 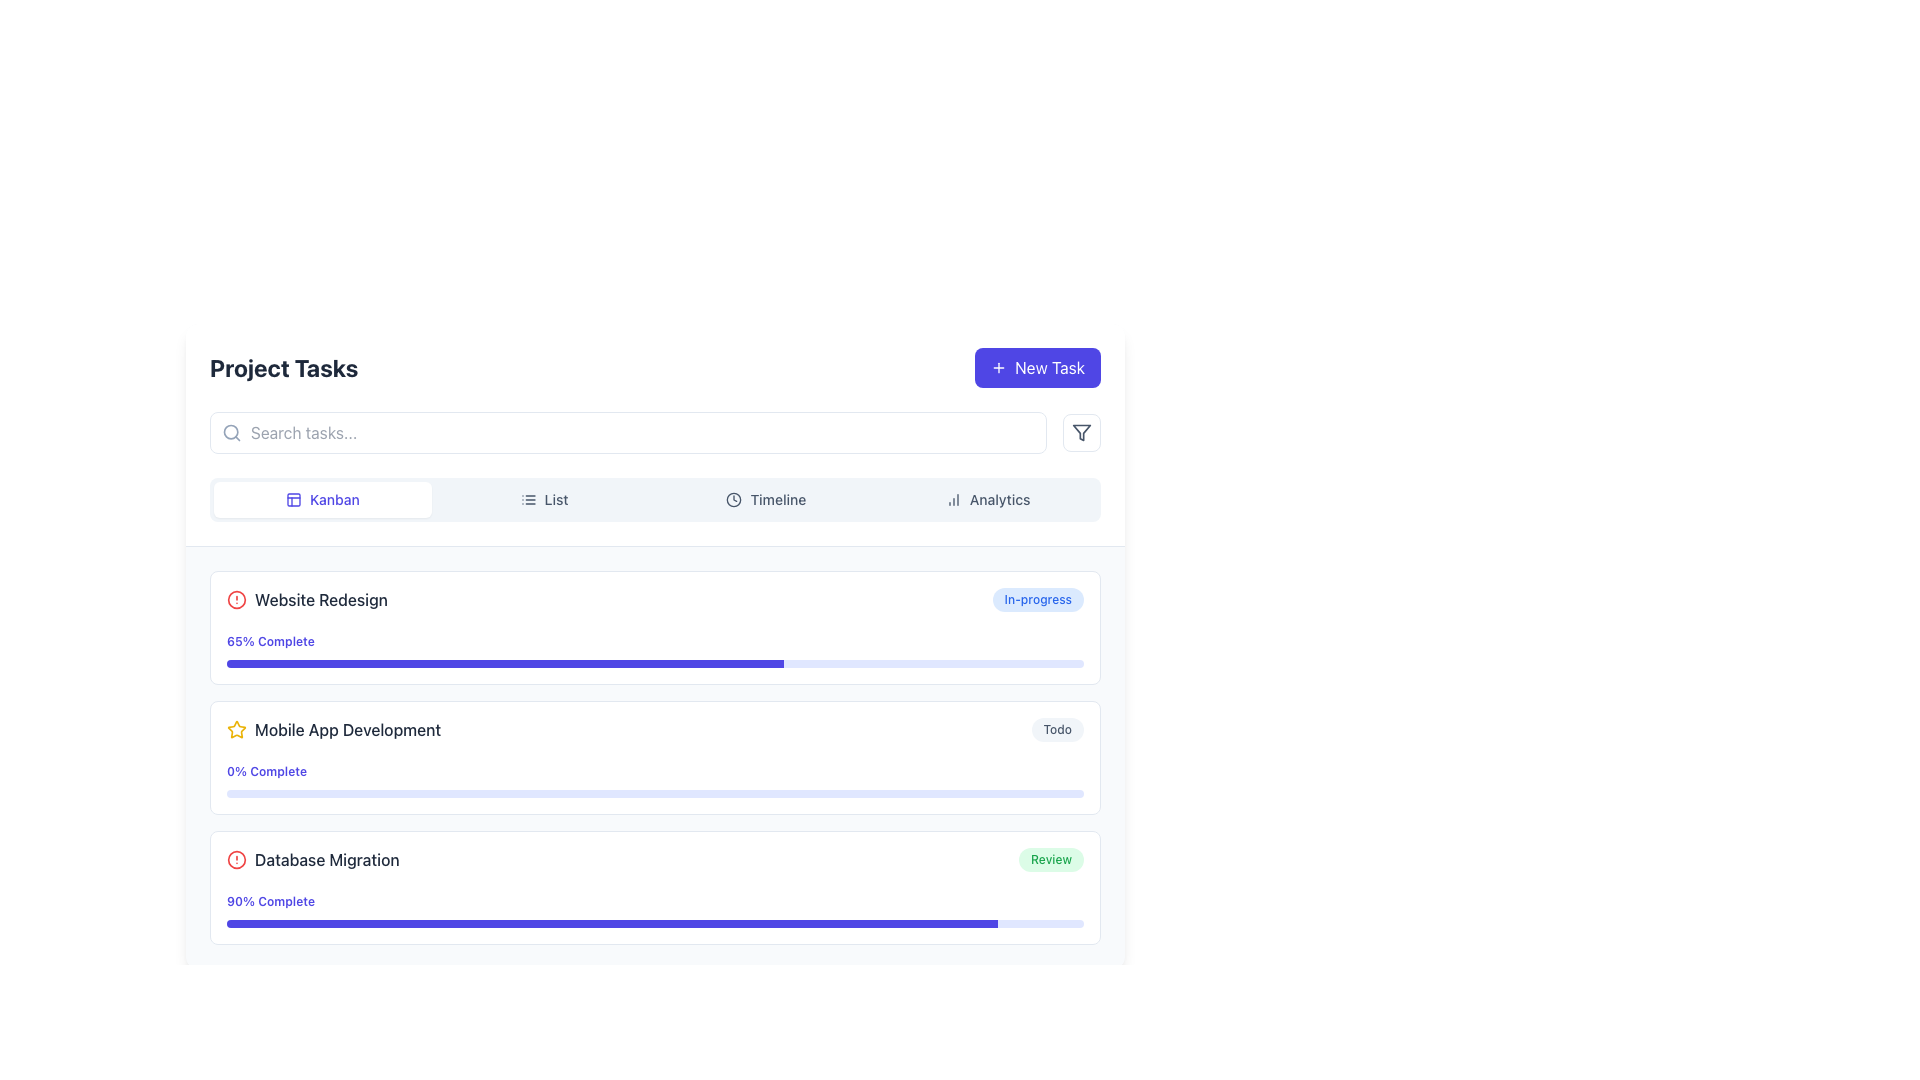 What do you see at coordinates (1056, 729) in the screenshot?
I see `the pill-shaped badge labeled 'Todo' with a light gray background and dark gray text, located in the rightmost section of the 'Mobile App Development' item row in the project tasks list` at bounding box center [1056, 729].